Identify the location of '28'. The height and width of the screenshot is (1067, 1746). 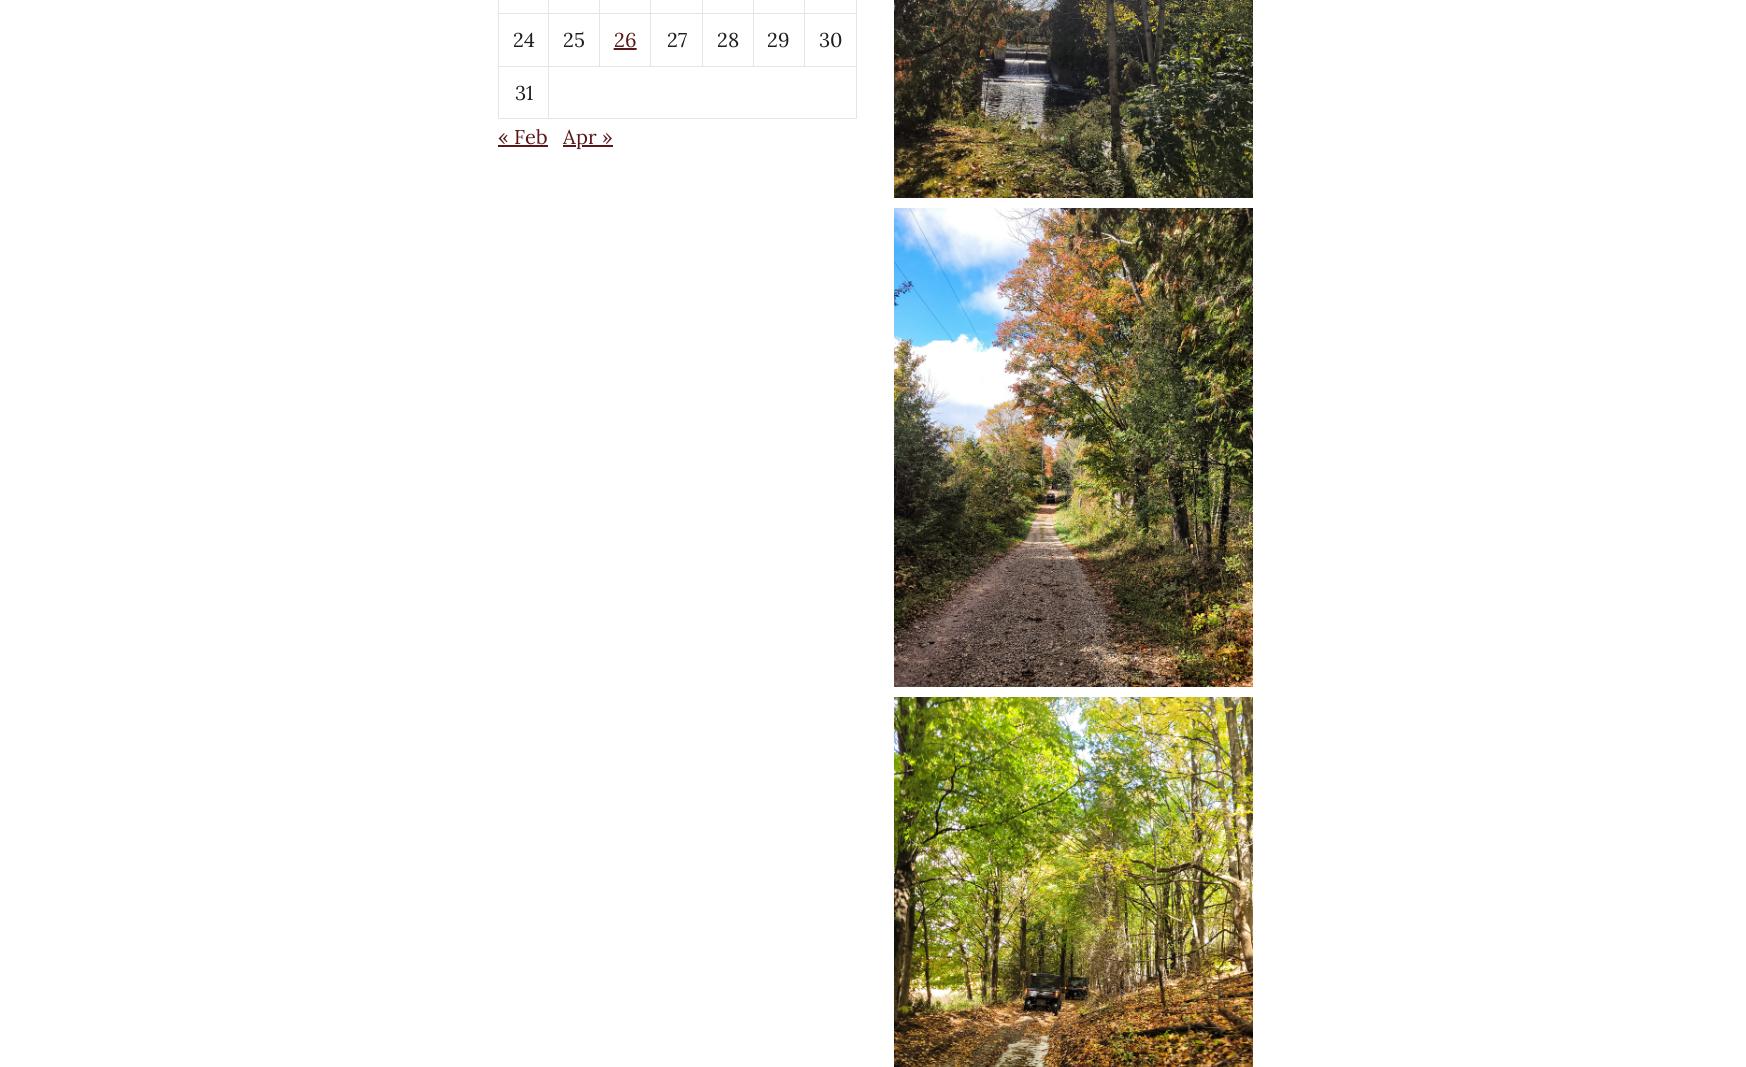
(726, 38).